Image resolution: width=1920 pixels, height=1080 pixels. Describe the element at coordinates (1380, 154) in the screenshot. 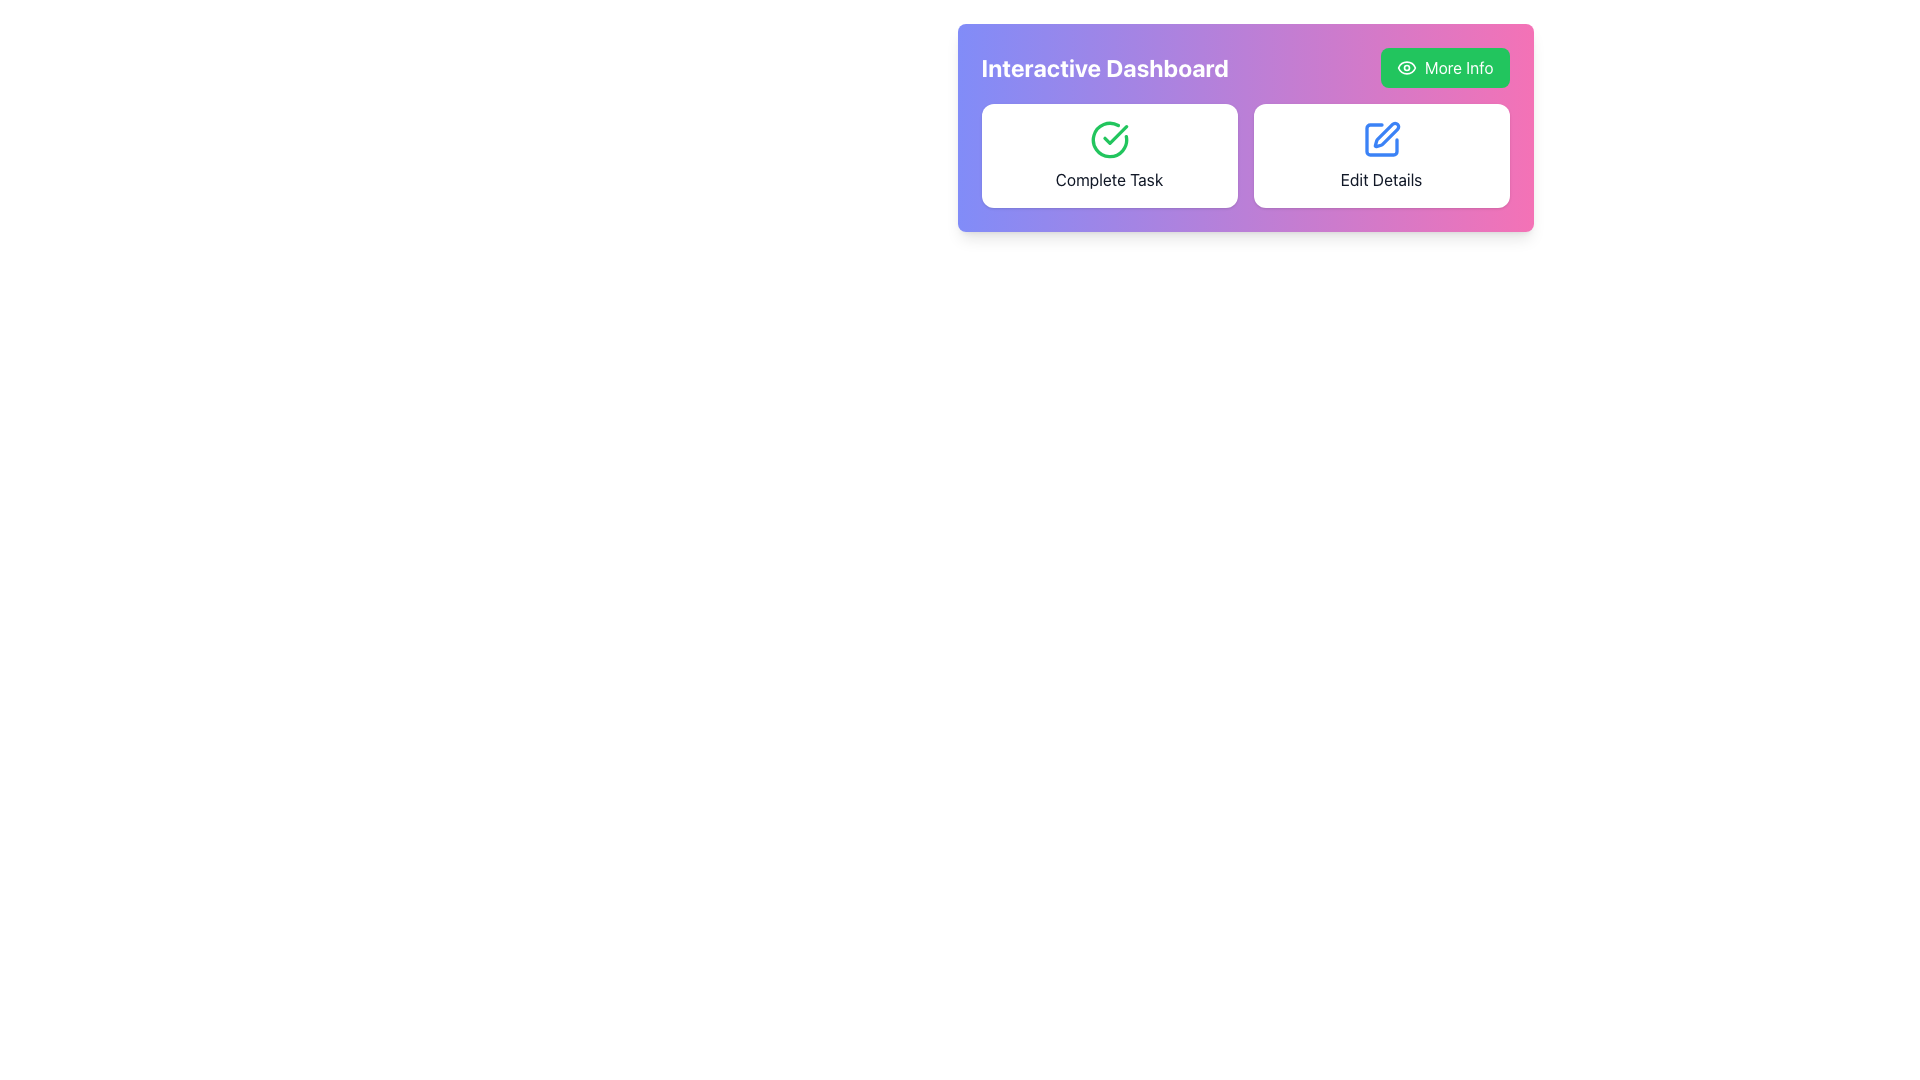

I see `the button labeled 'Edit Details' located in the second card of the two-column grid under the 'Interactive Dashboard' section` at that location.